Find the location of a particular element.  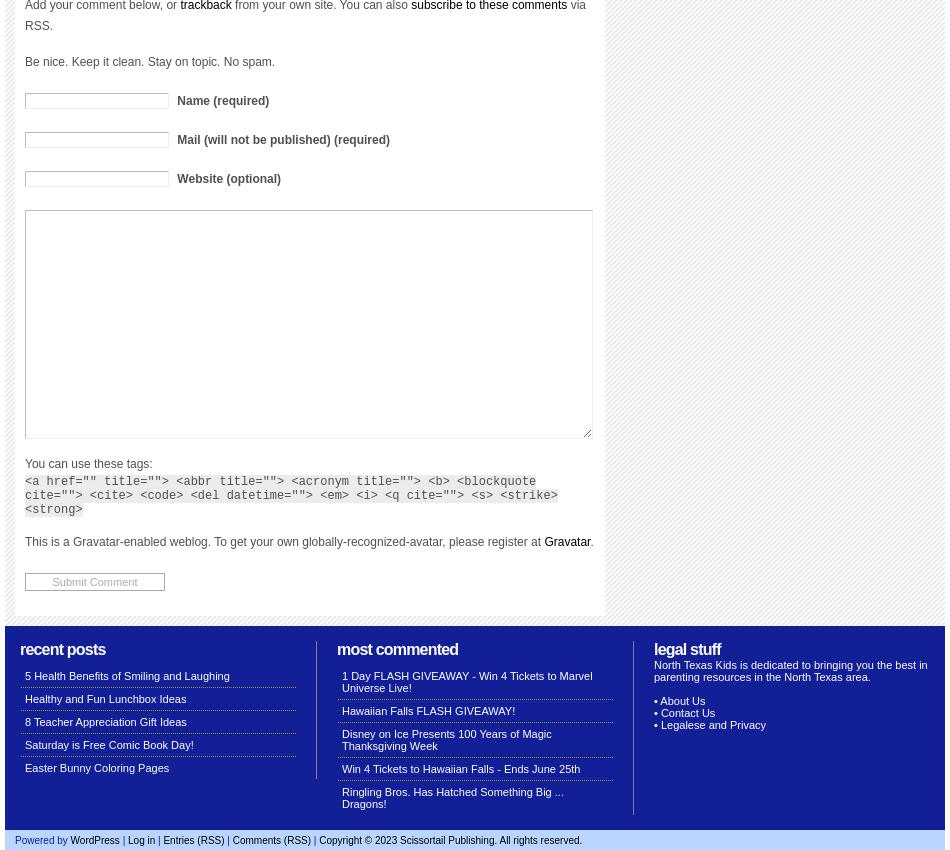

'Copyright © 2023 Scissortail Publishing. All rights reserved.' is located at coordinates (318, 840).